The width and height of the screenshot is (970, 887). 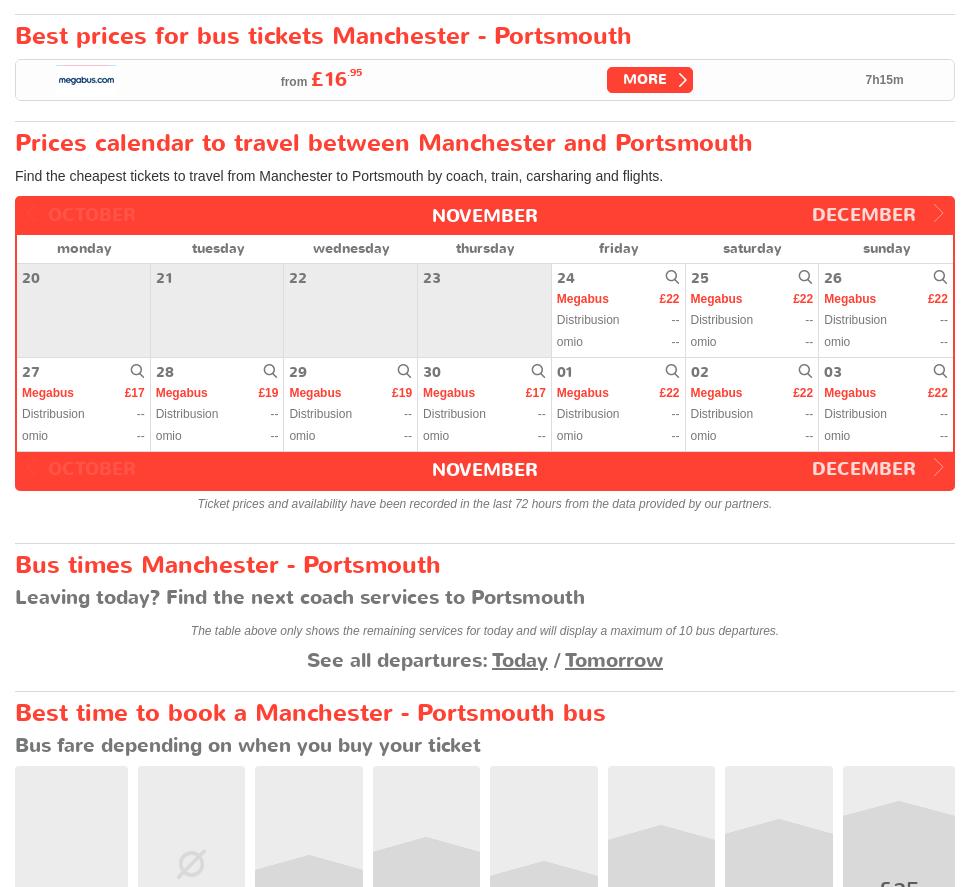 What do you see at coordinates (483, 247) in the screenshot?
I see `'thursday'` at bounding box center [483, 247].